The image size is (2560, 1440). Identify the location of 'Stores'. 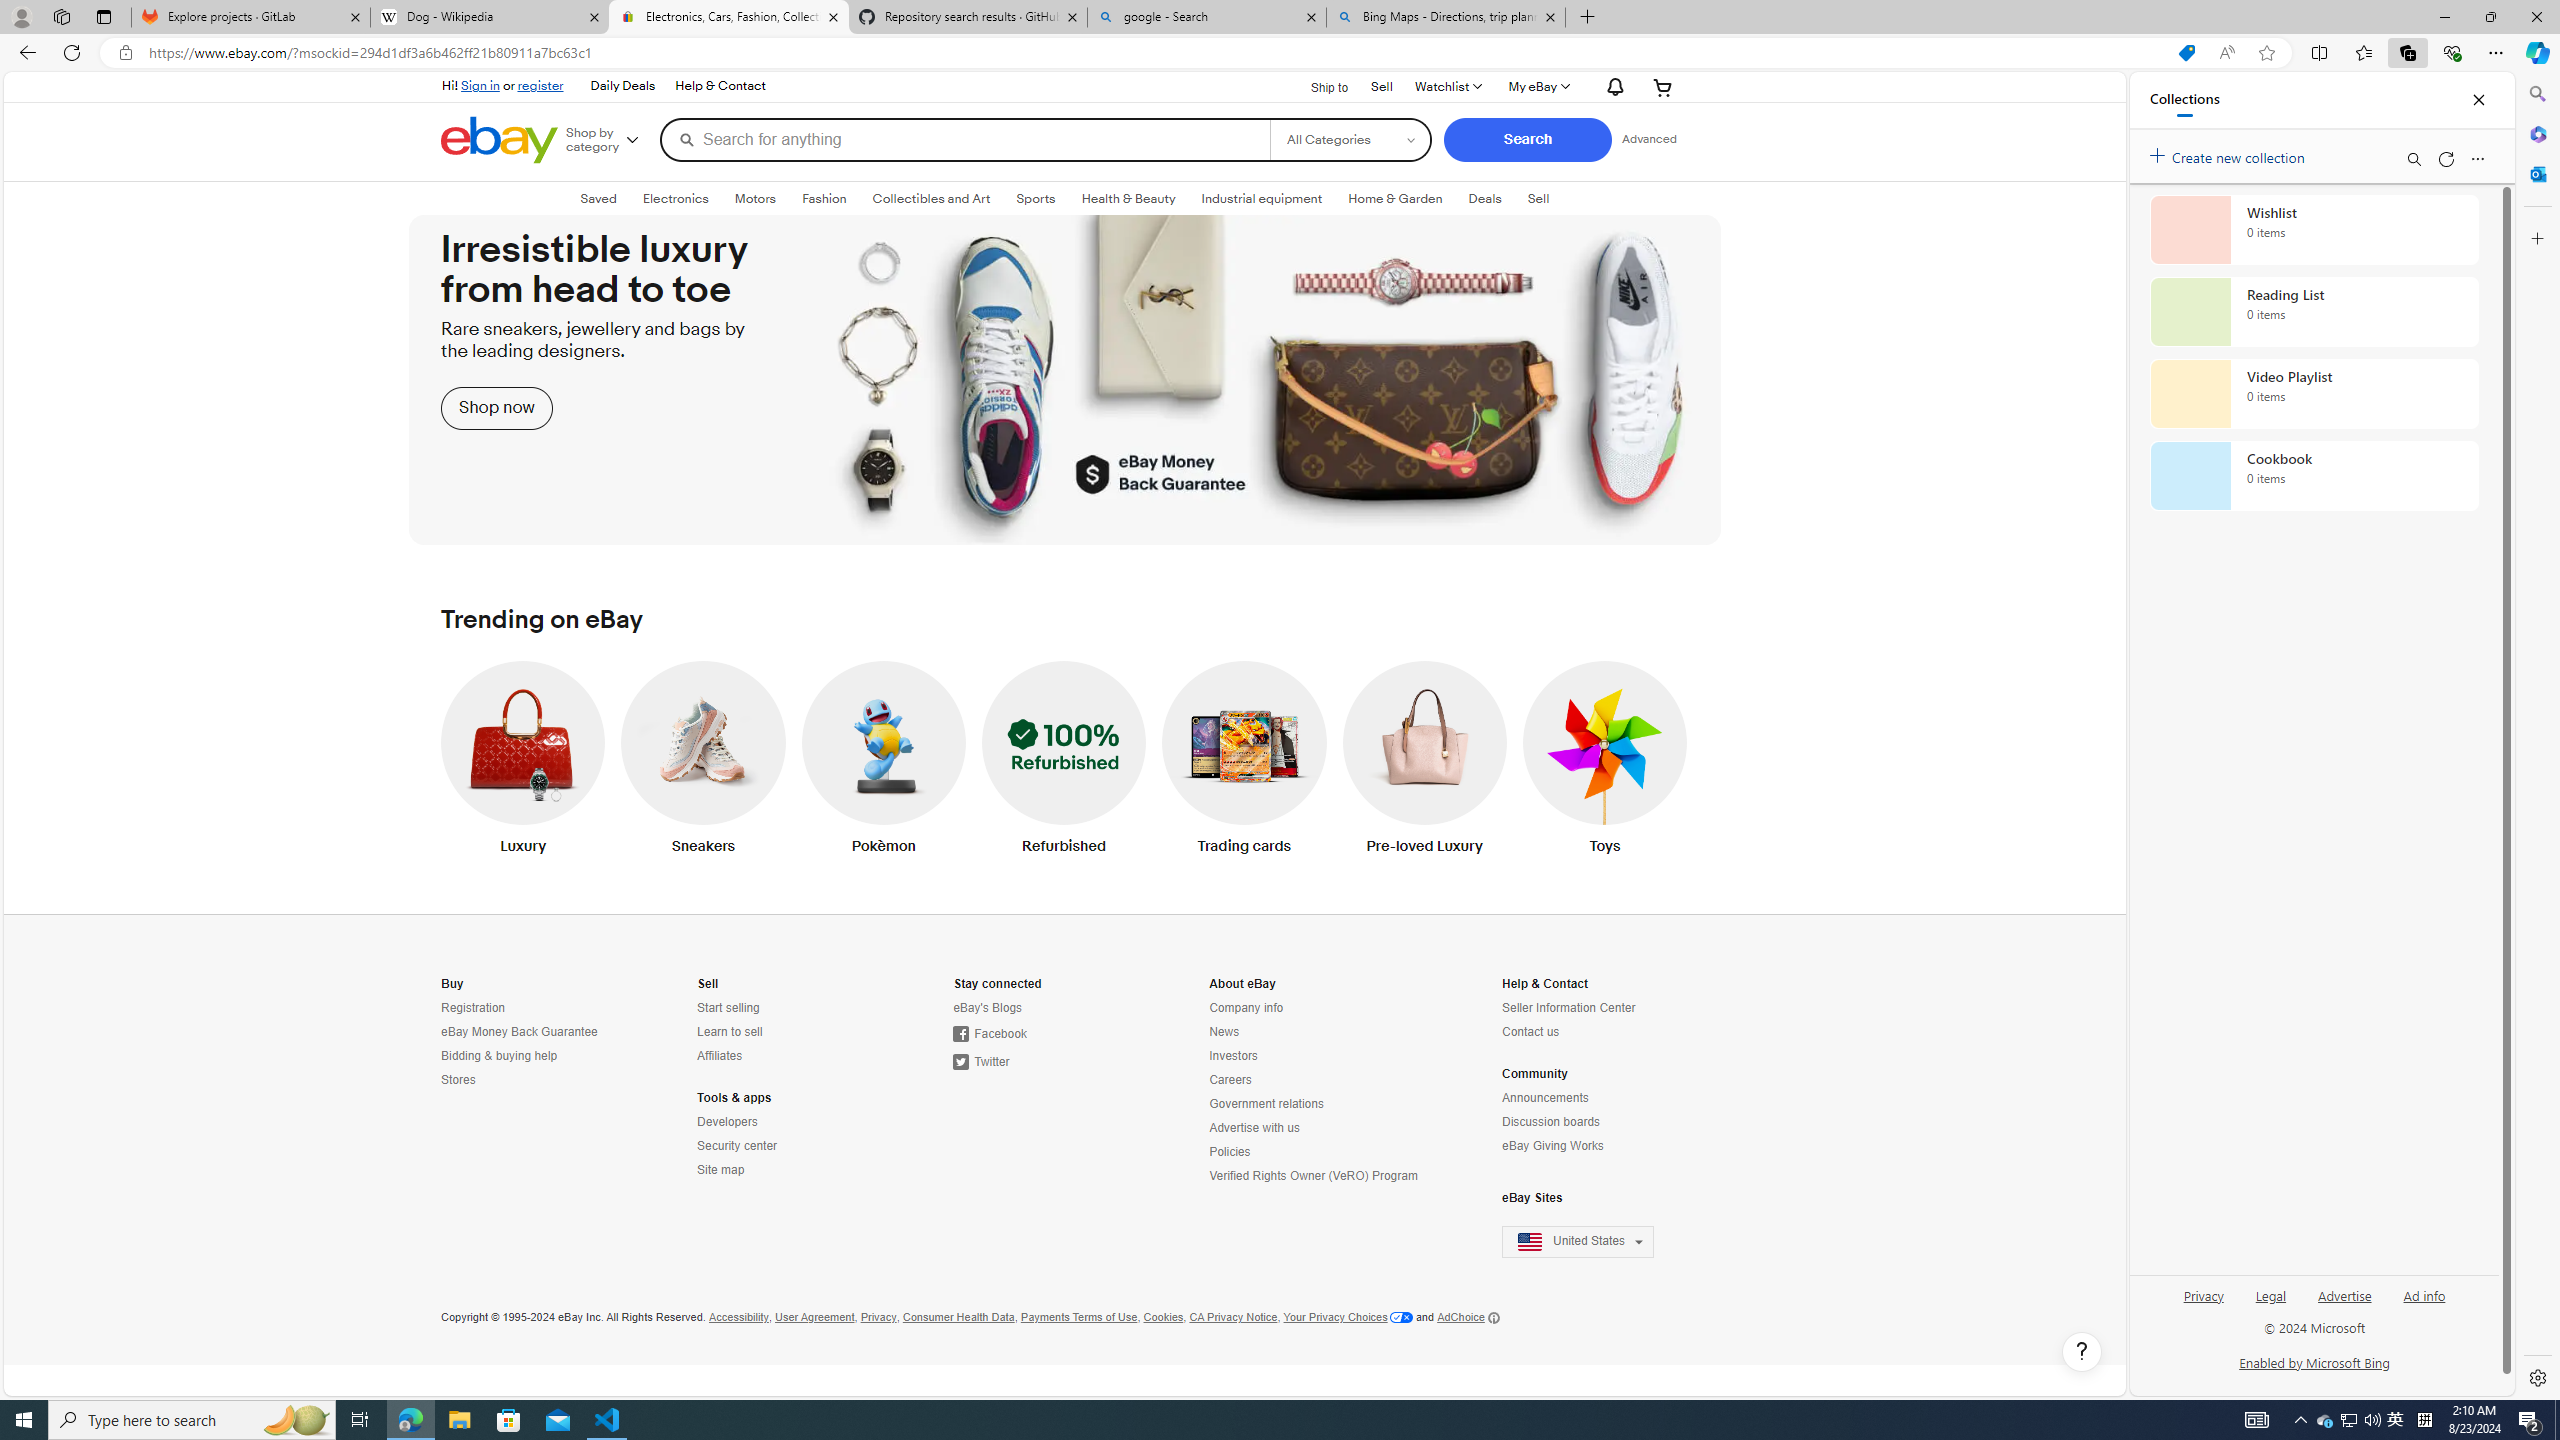
(457, 1080).